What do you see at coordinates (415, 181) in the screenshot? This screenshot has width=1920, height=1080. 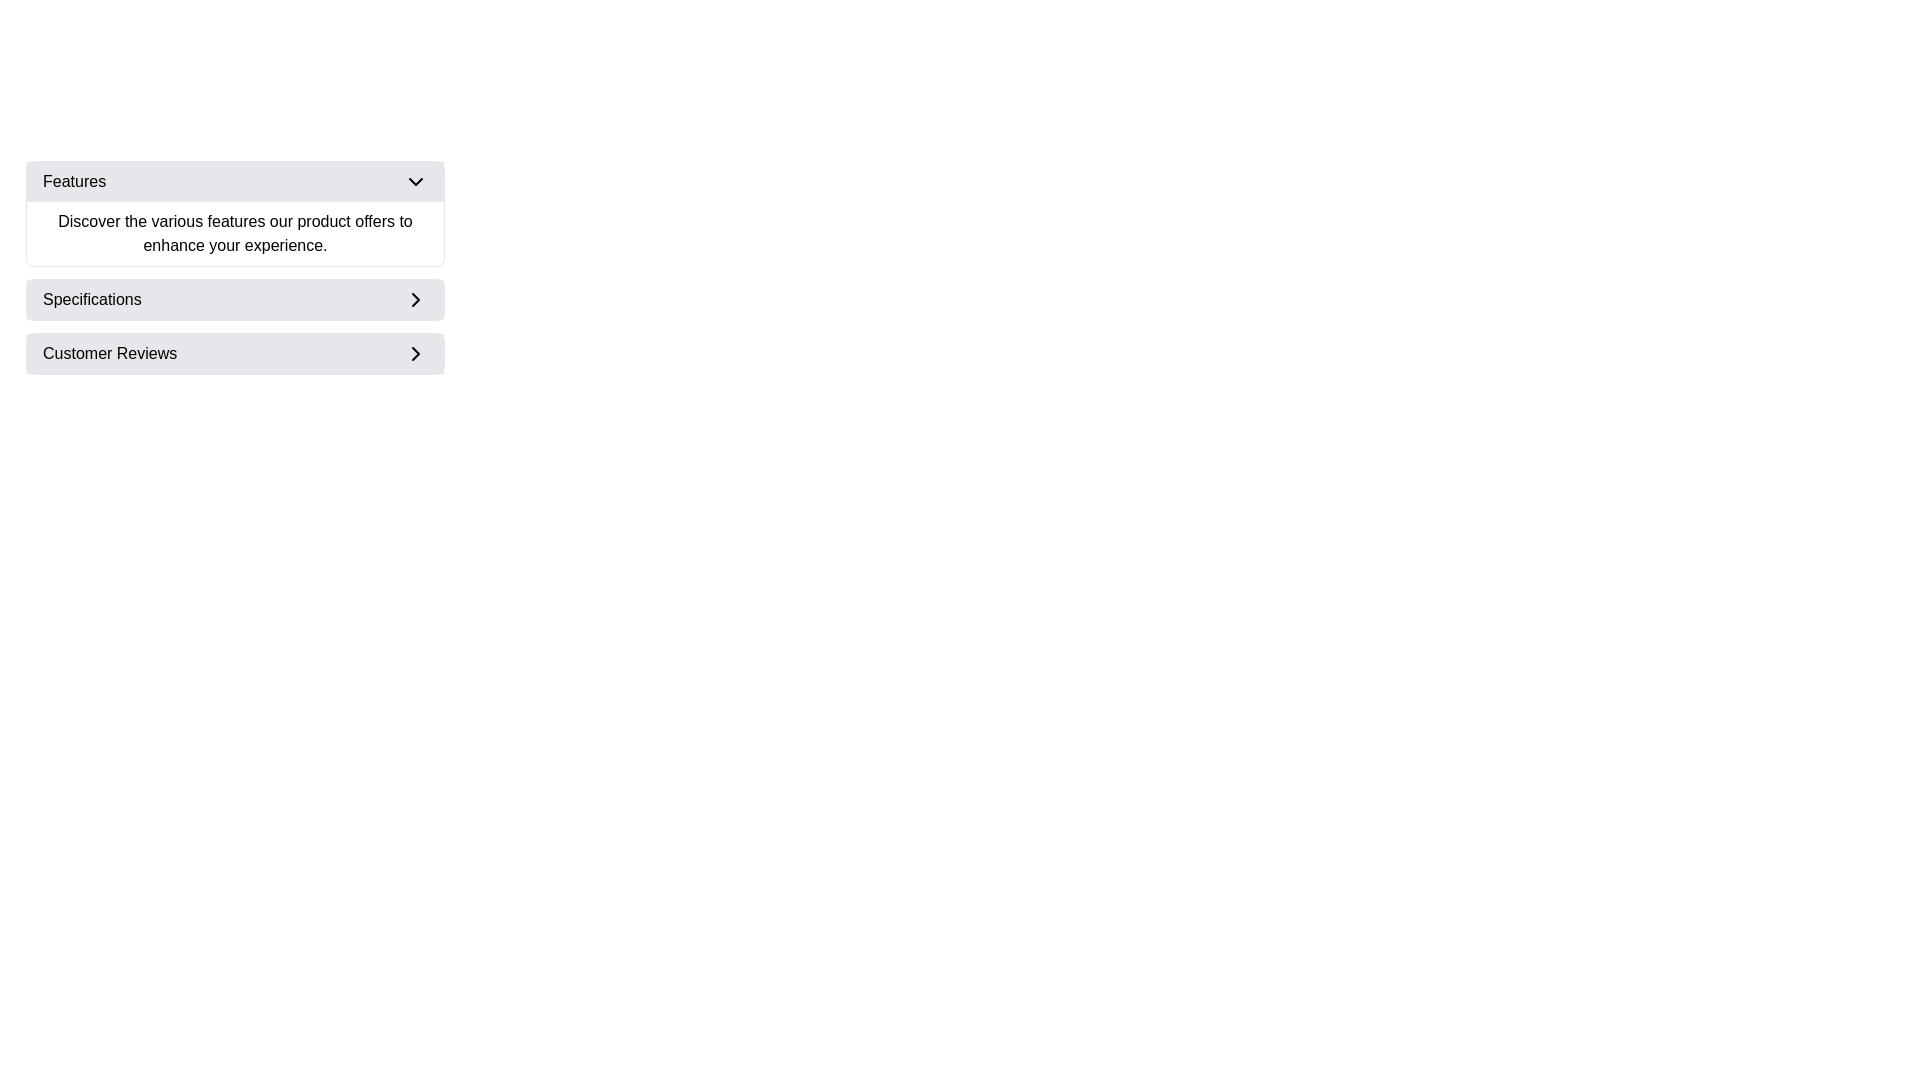 I see `the downwards-pointing chevron icon located at the far right of the 'Features' button` at bounding box center [415, 181].